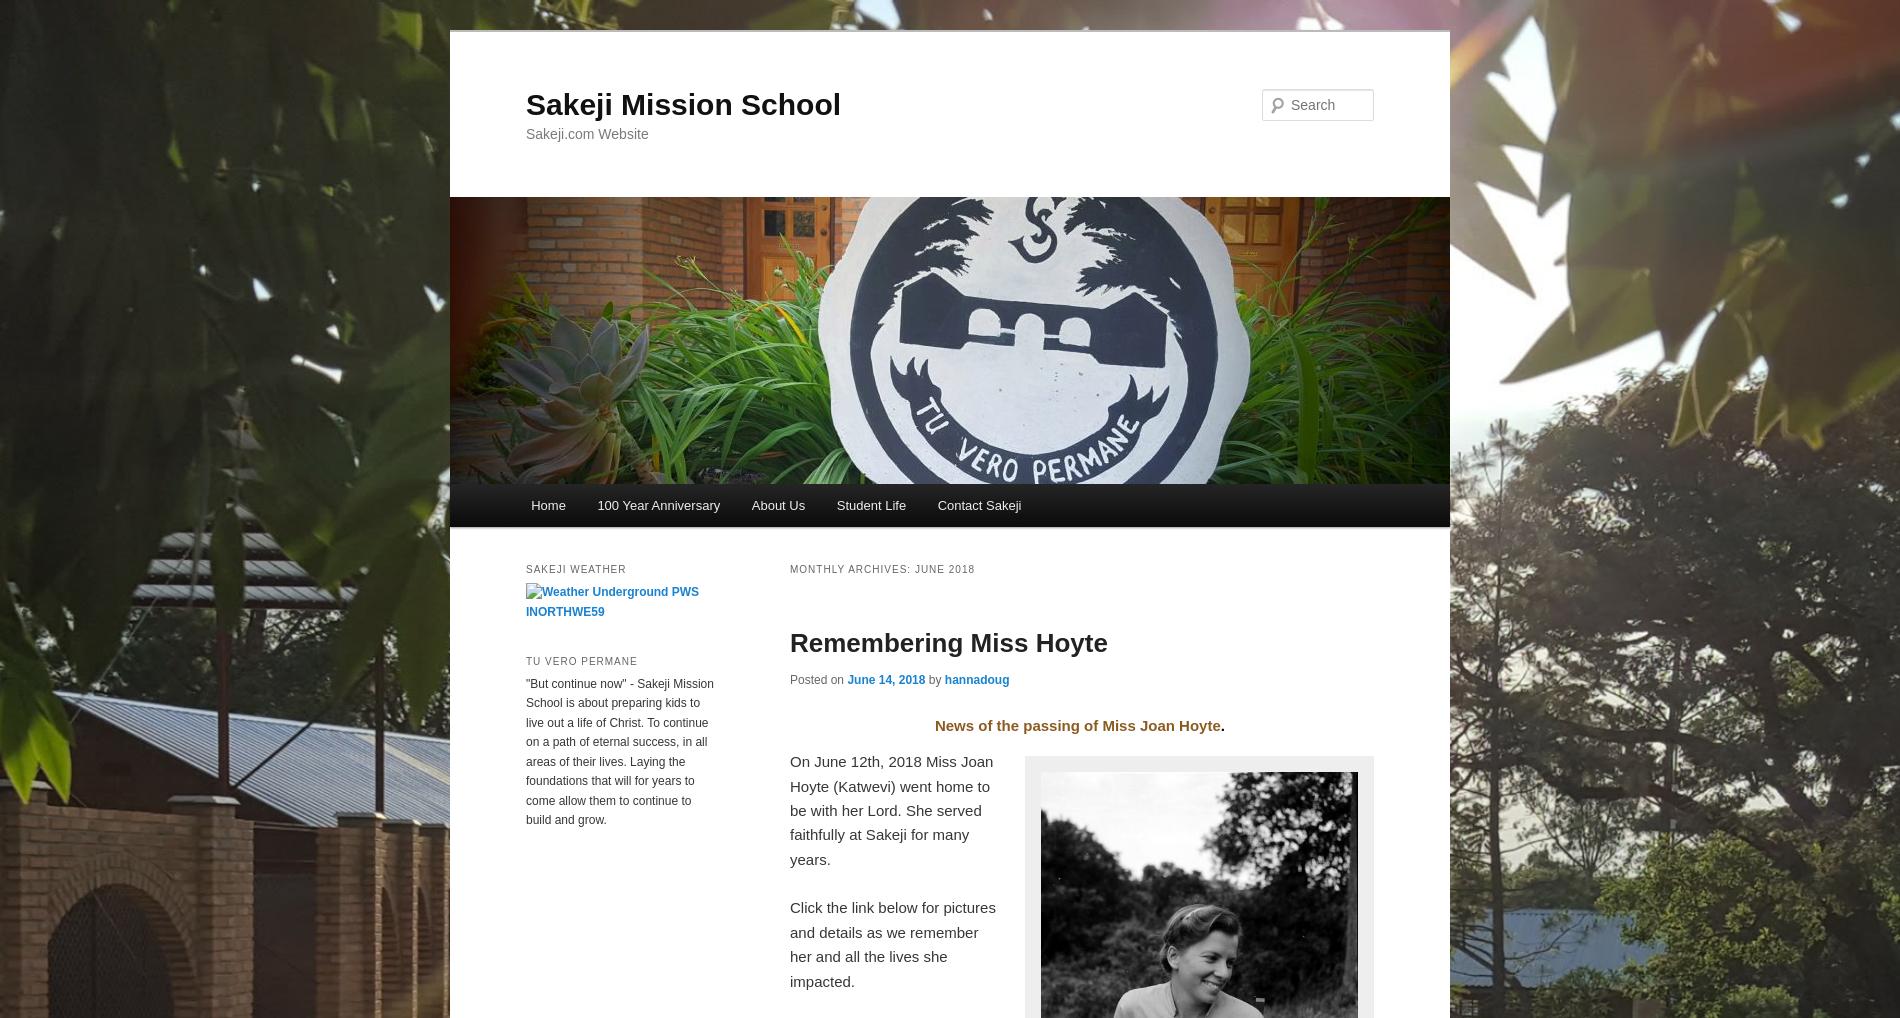 This screenshot has height=1018, width=1900. What do you see at coordinates (934, 680) in the screenshot?
I see `'by'` at bounding box center [934, 680].